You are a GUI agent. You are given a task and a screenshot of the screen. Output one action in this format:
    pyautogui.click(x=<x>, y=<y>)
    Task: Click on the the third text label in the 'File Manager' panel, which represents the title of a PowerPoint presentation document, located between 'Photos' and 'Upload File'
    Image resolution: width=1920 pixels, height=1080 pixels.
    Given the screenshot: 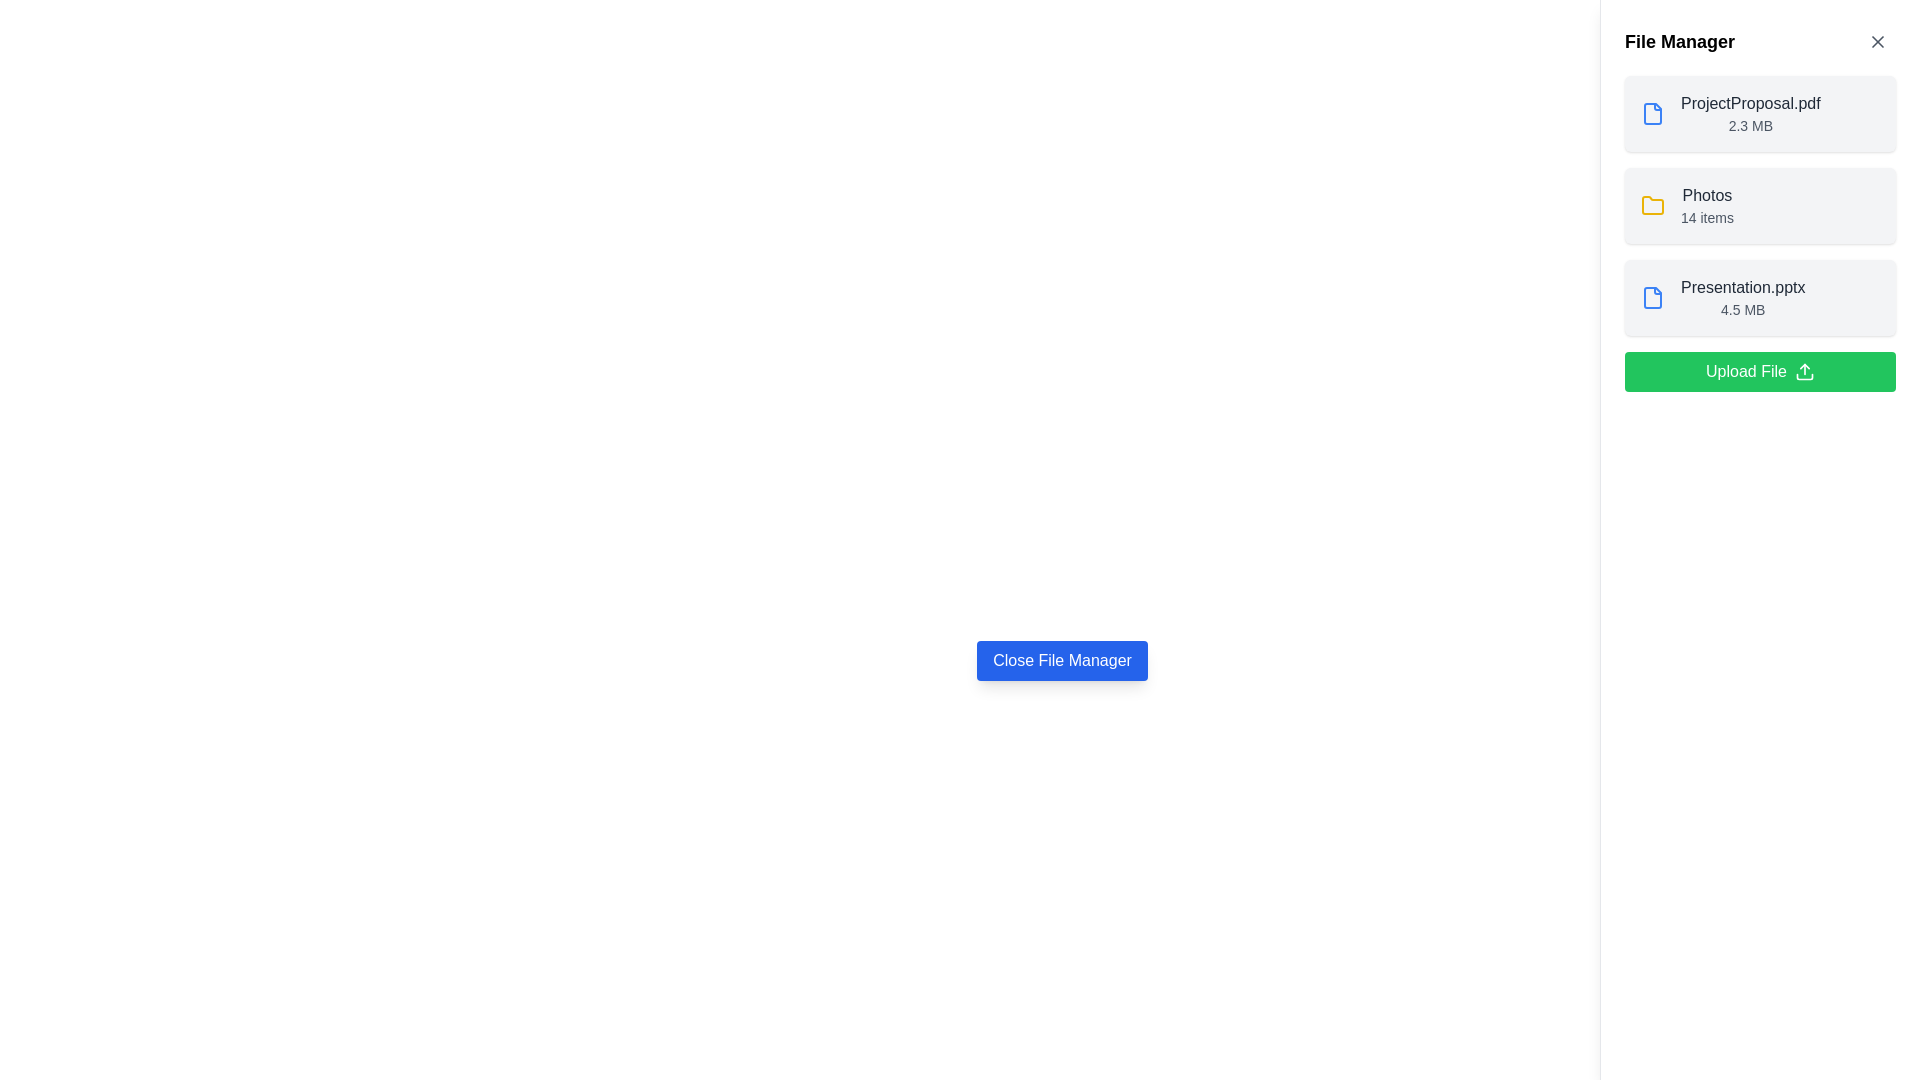 What is the action you would take?
    pyautogui.click(x=1742, y=288)
    